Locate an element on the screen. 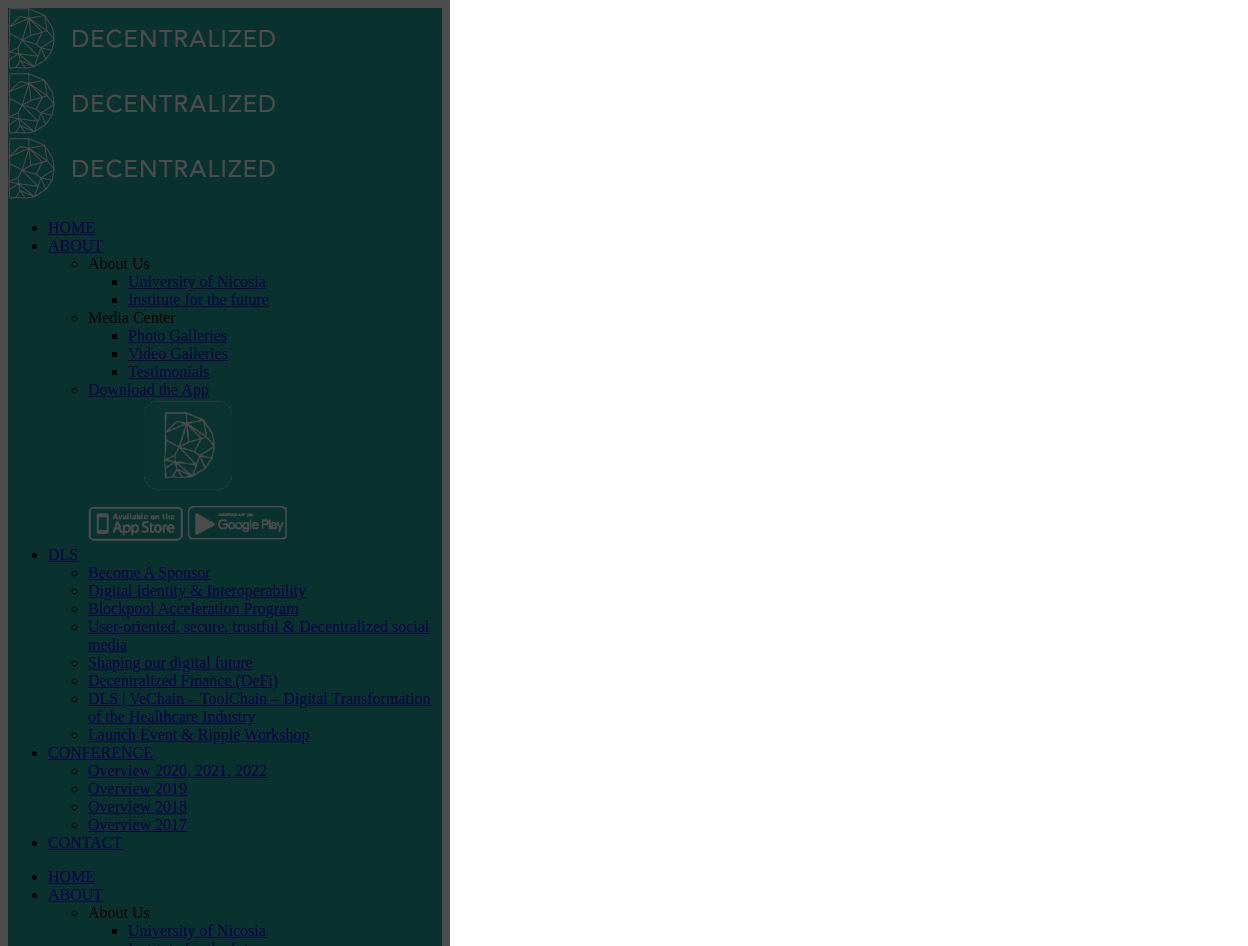 This screenshot has height=946, width=1248. 'CONFERENCE' is located at coordinates (98, 751).